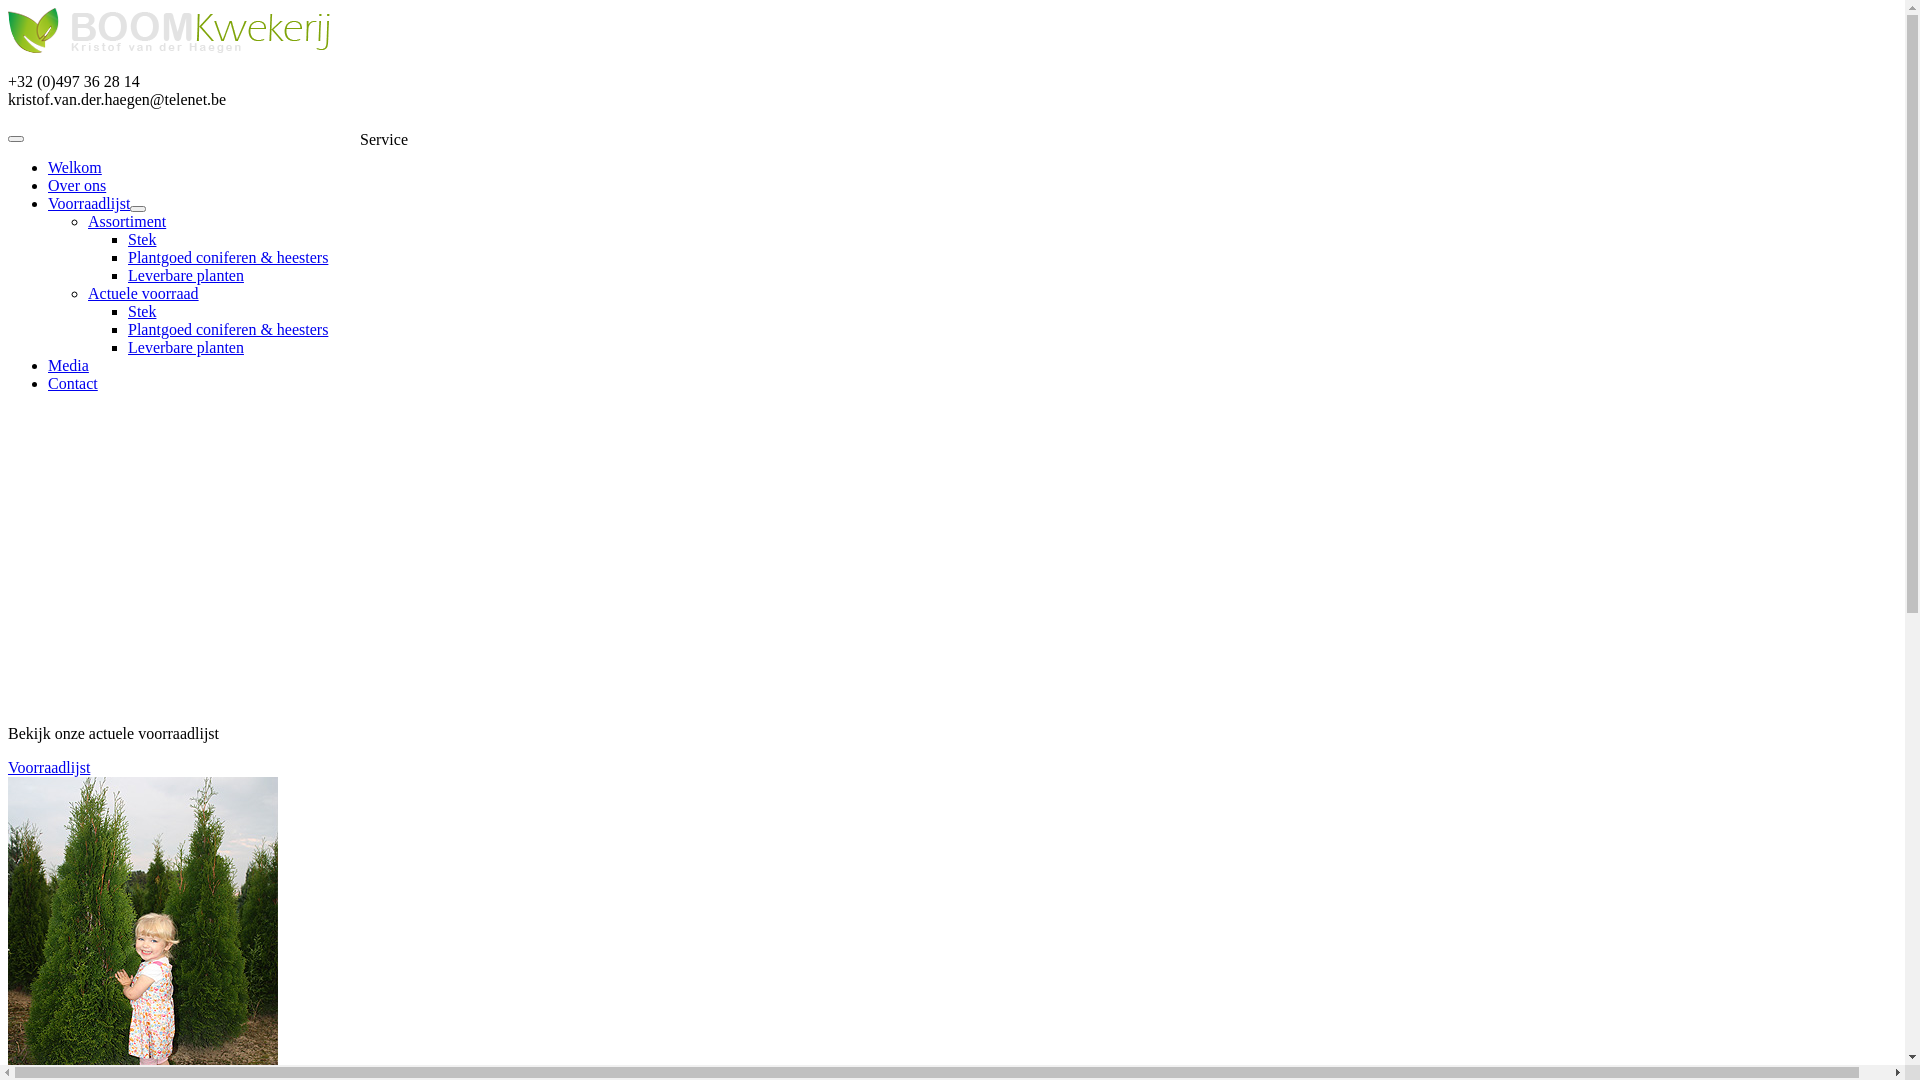 This screenshot has width=1920, height=1080. I want to click on 'Plantgoed coniferen & heesters', so click(227, 256).